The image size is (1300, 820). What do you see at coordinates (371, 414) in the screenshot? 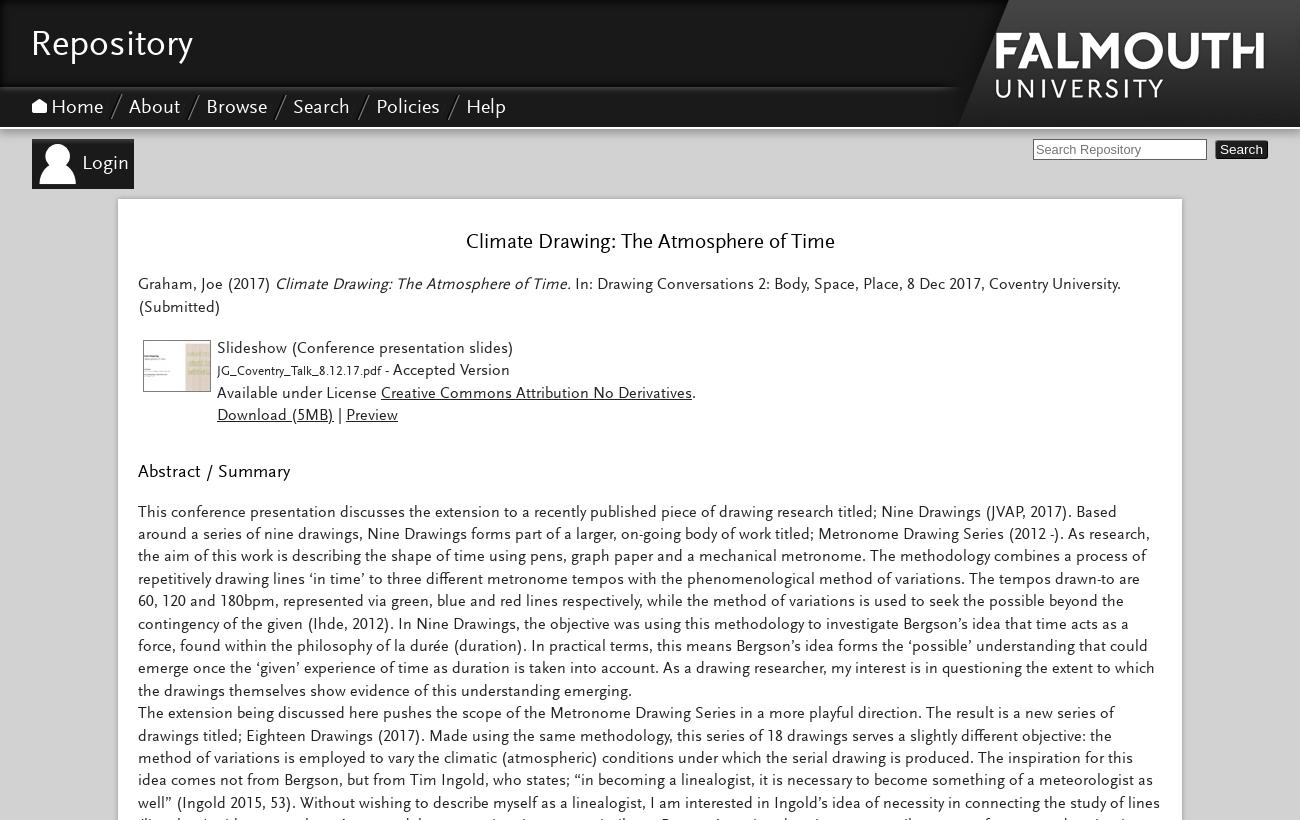
I see `'Preview'` at bounding box center [371, 414].